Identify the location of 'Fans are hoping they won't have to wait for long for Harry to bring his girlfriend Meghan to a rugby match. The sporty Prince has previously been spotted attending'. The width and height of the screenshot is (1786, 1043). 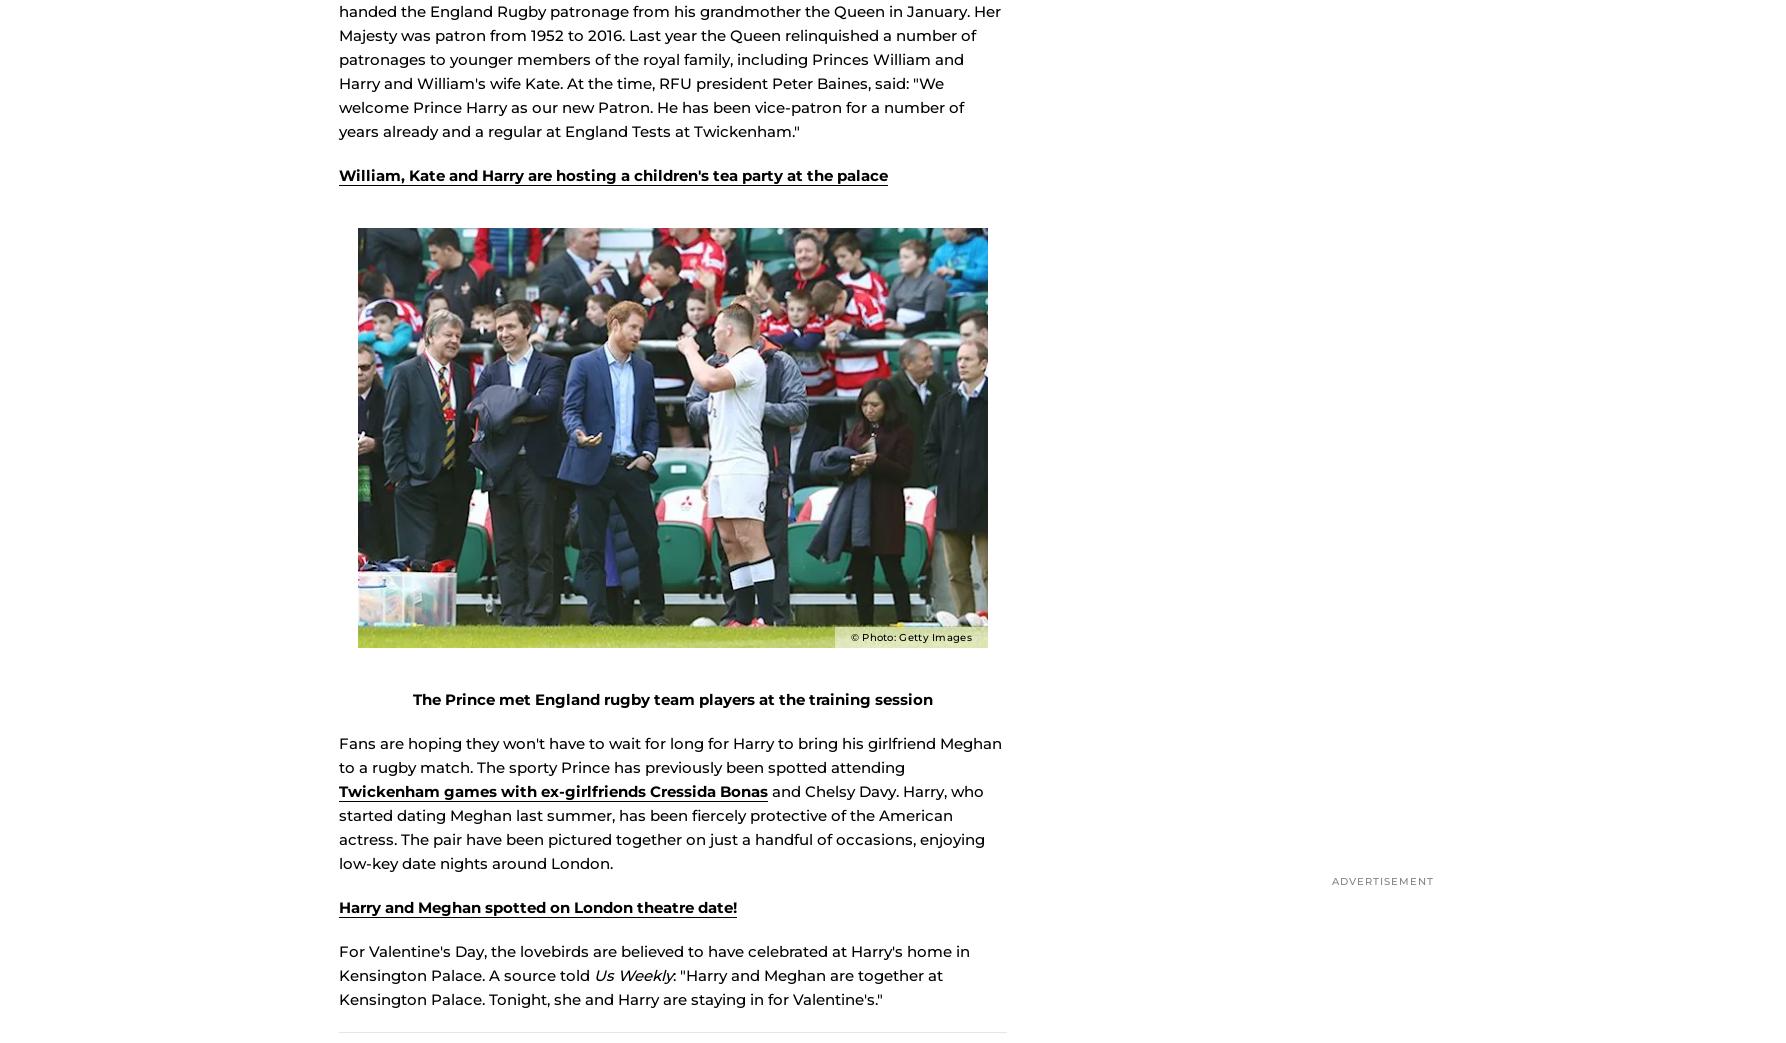
(670, 784).